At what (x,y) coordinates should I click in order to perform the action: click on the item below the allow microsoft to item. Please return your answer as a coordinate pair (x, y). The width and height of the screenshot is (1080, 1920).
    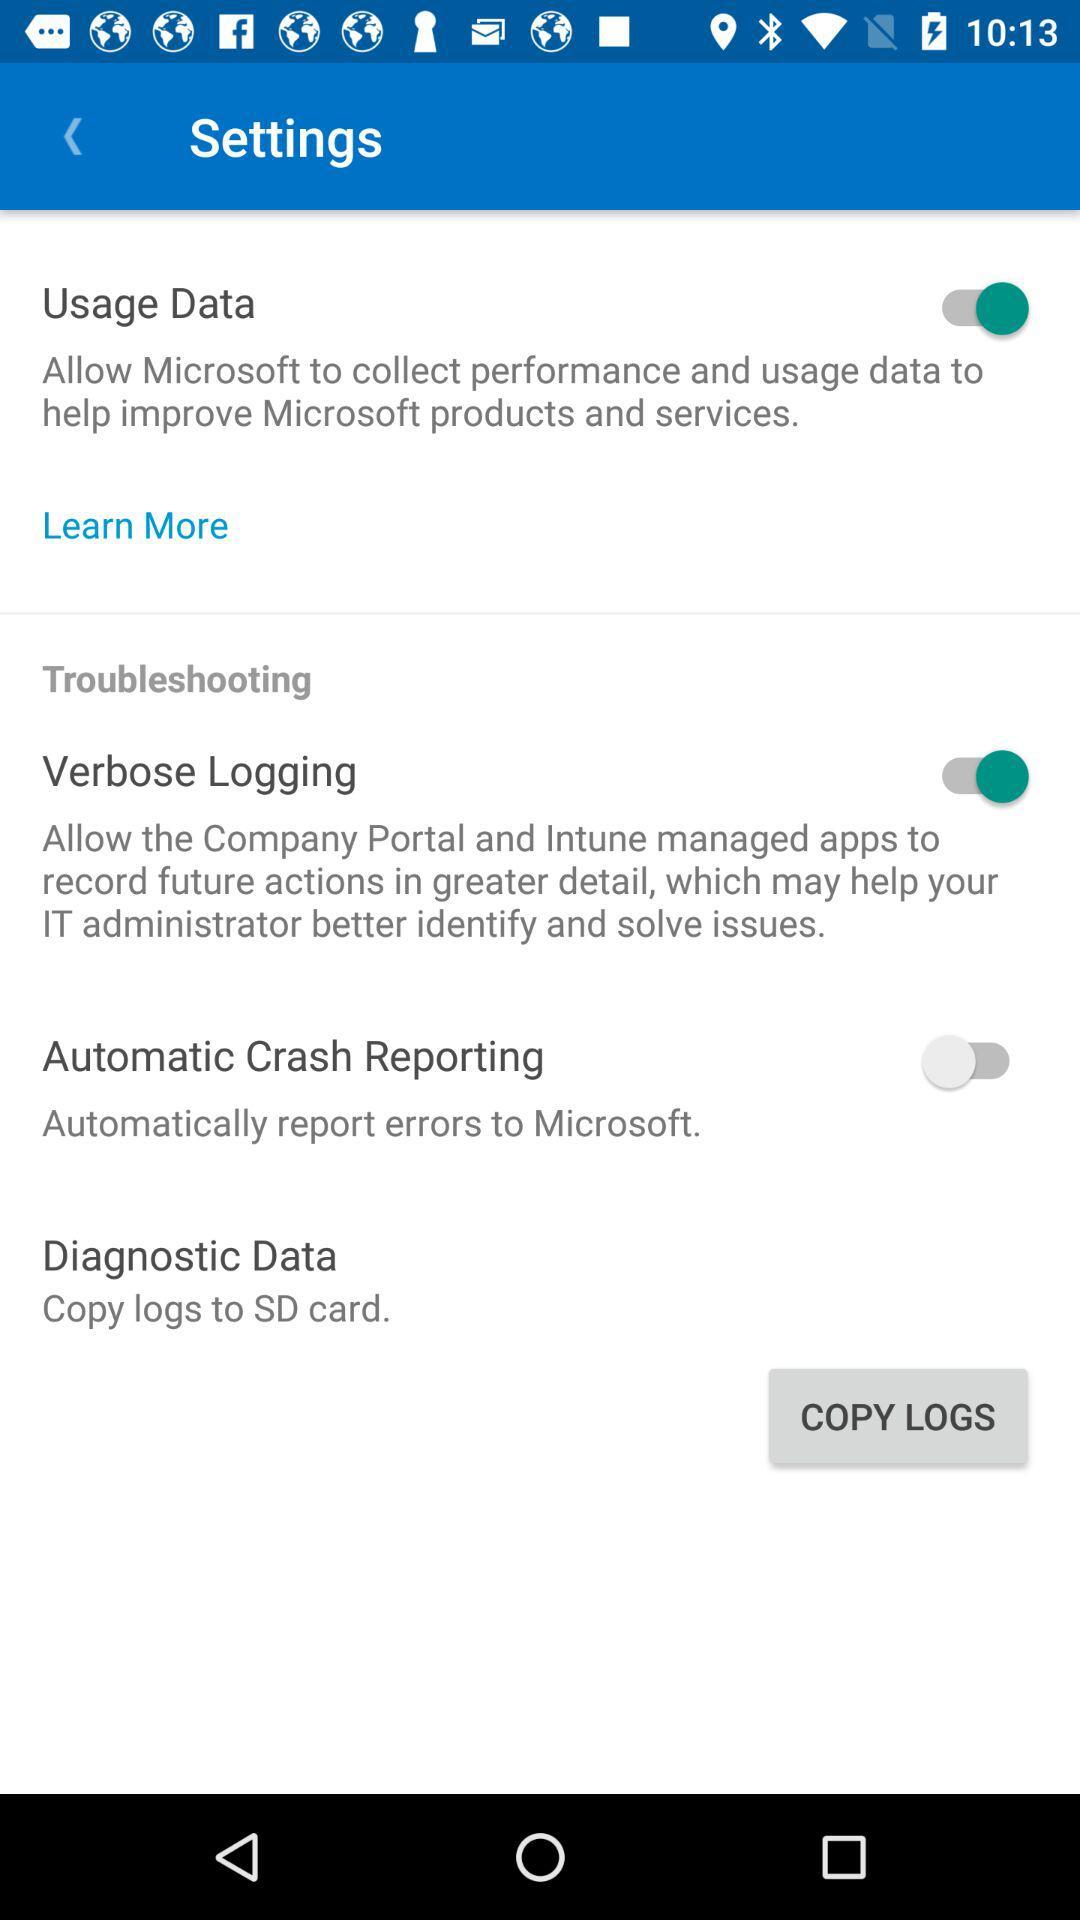
    Looking at the image, I should click on (144, 524).